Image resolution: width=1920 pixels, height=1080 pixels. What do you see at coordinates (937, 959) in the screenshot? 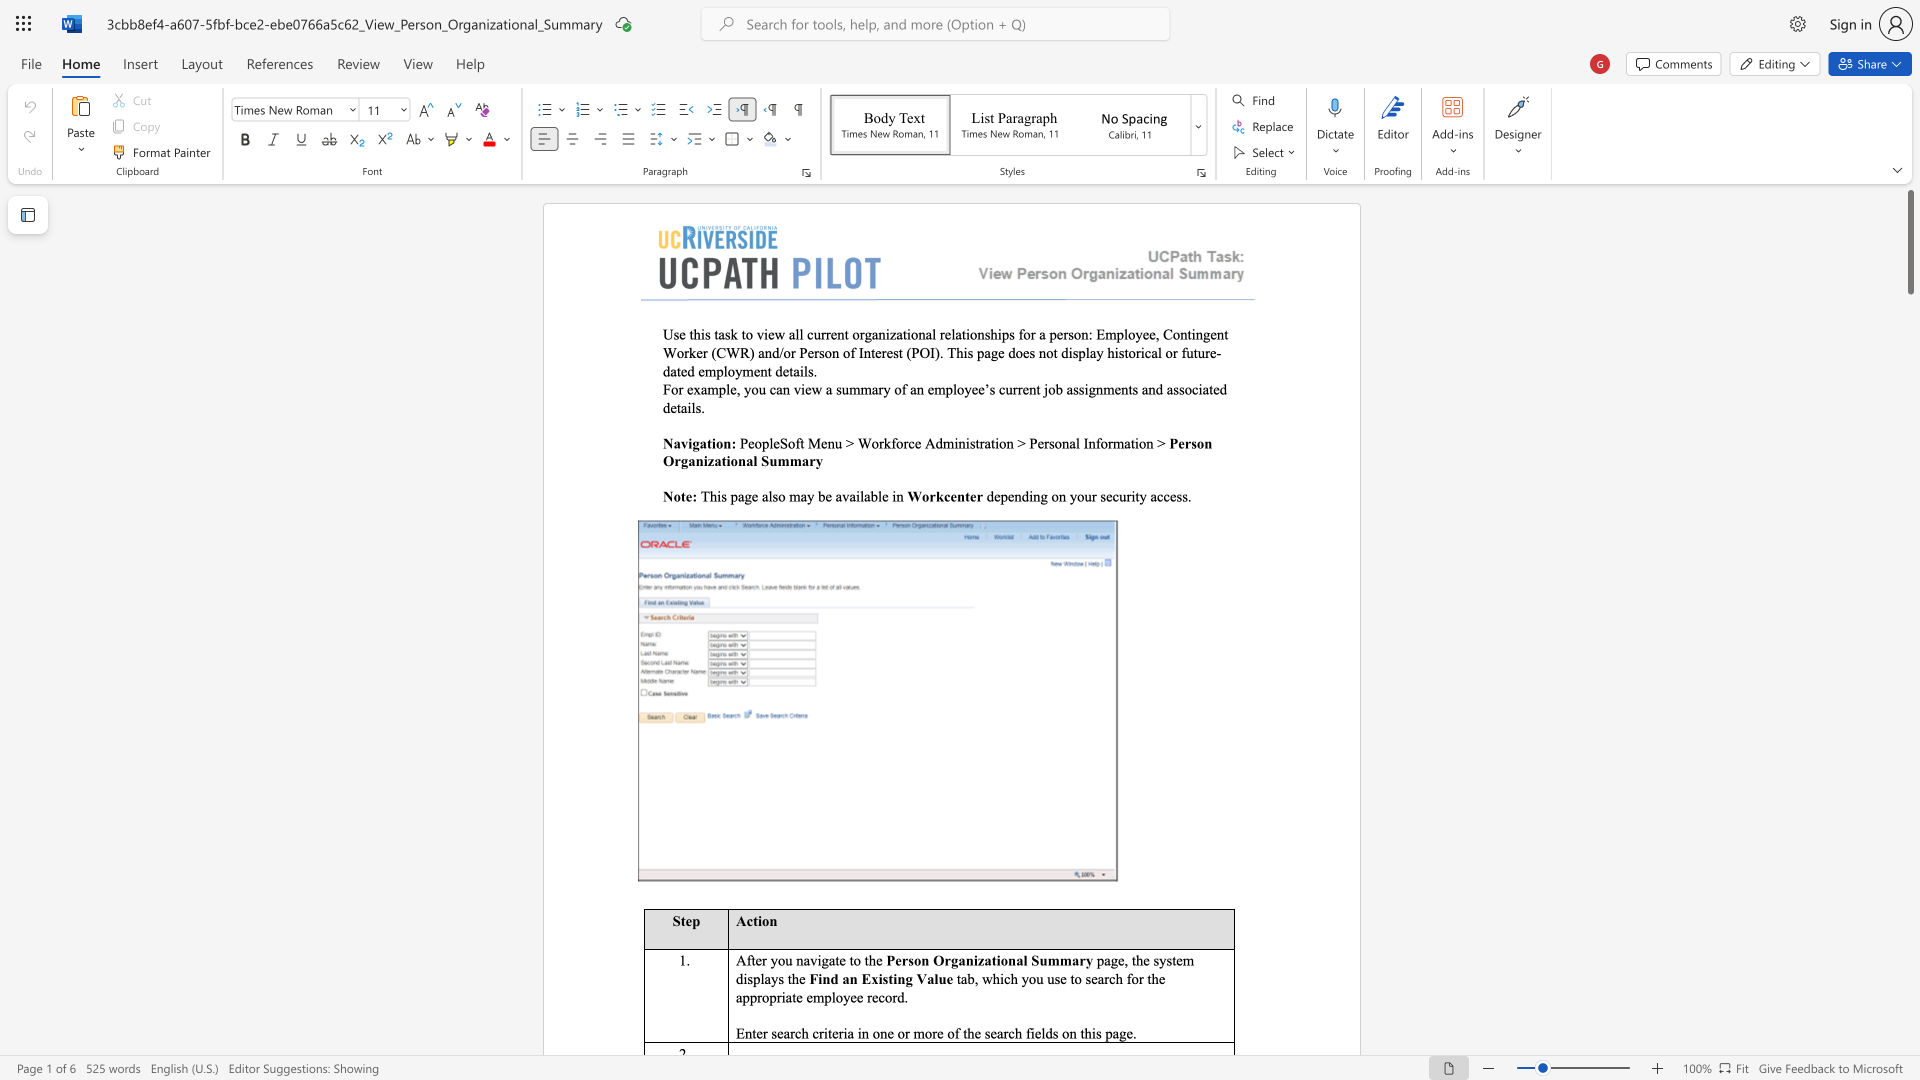
I see `the 1th character "O" in the text` at bounding box center [937, 959].